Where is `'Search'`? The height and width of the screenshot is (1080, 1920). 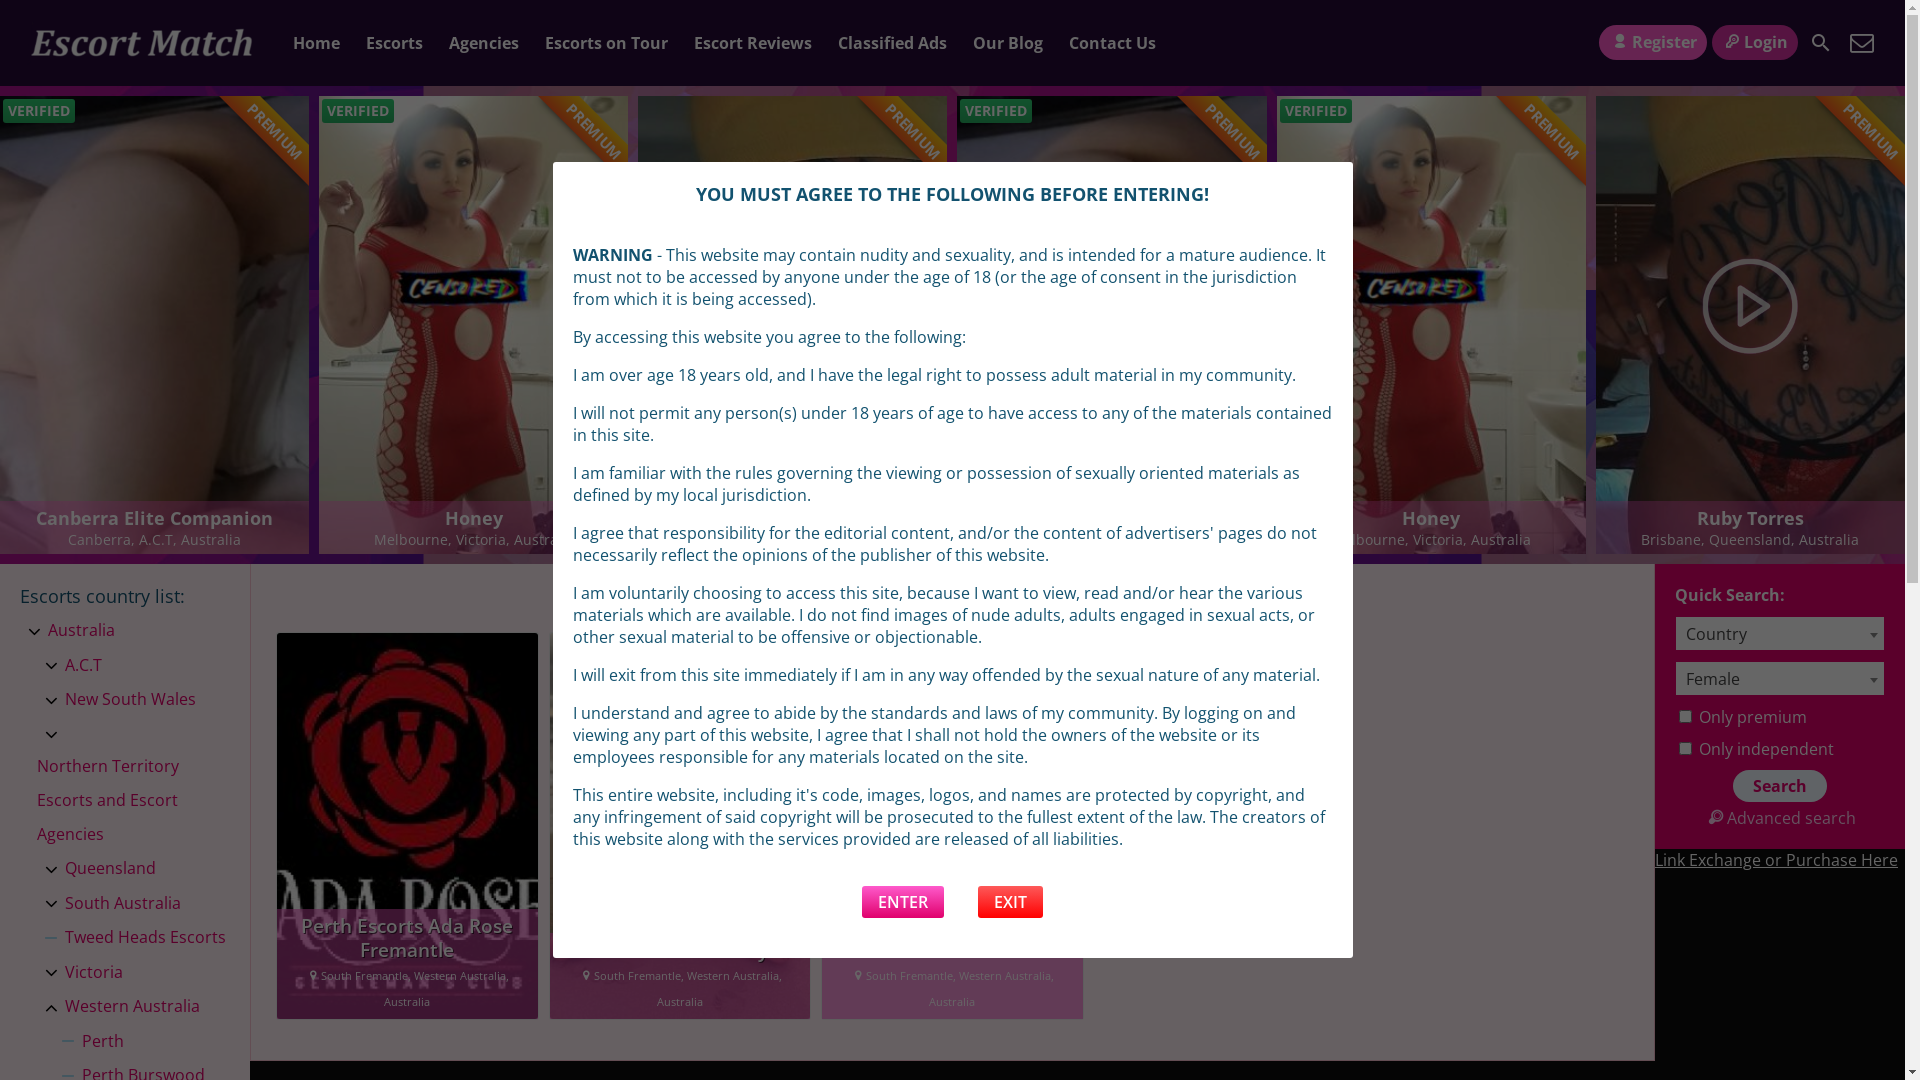
'Search' is located at coordinates (1780, 785).